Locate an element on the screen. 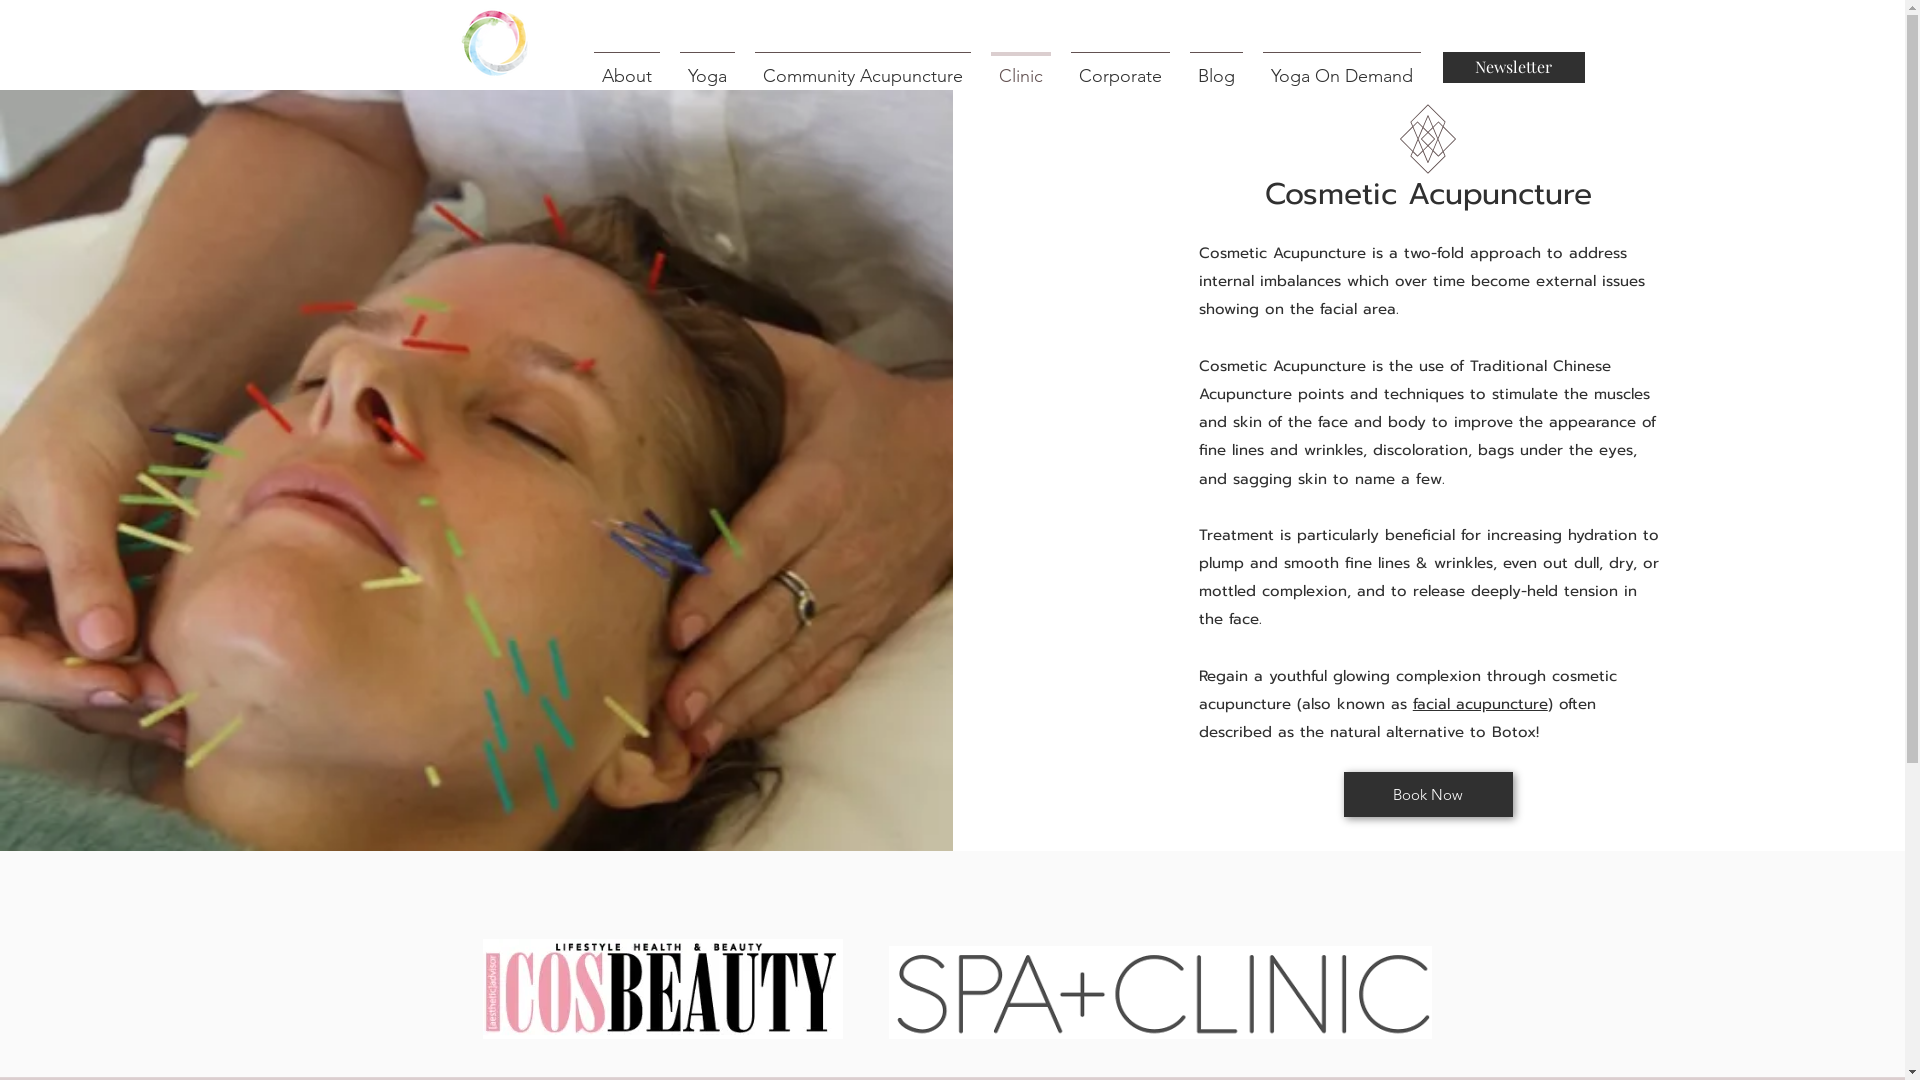 The image size is (1920, 1080). 'download.png' is located at coordinates (1159, 992).